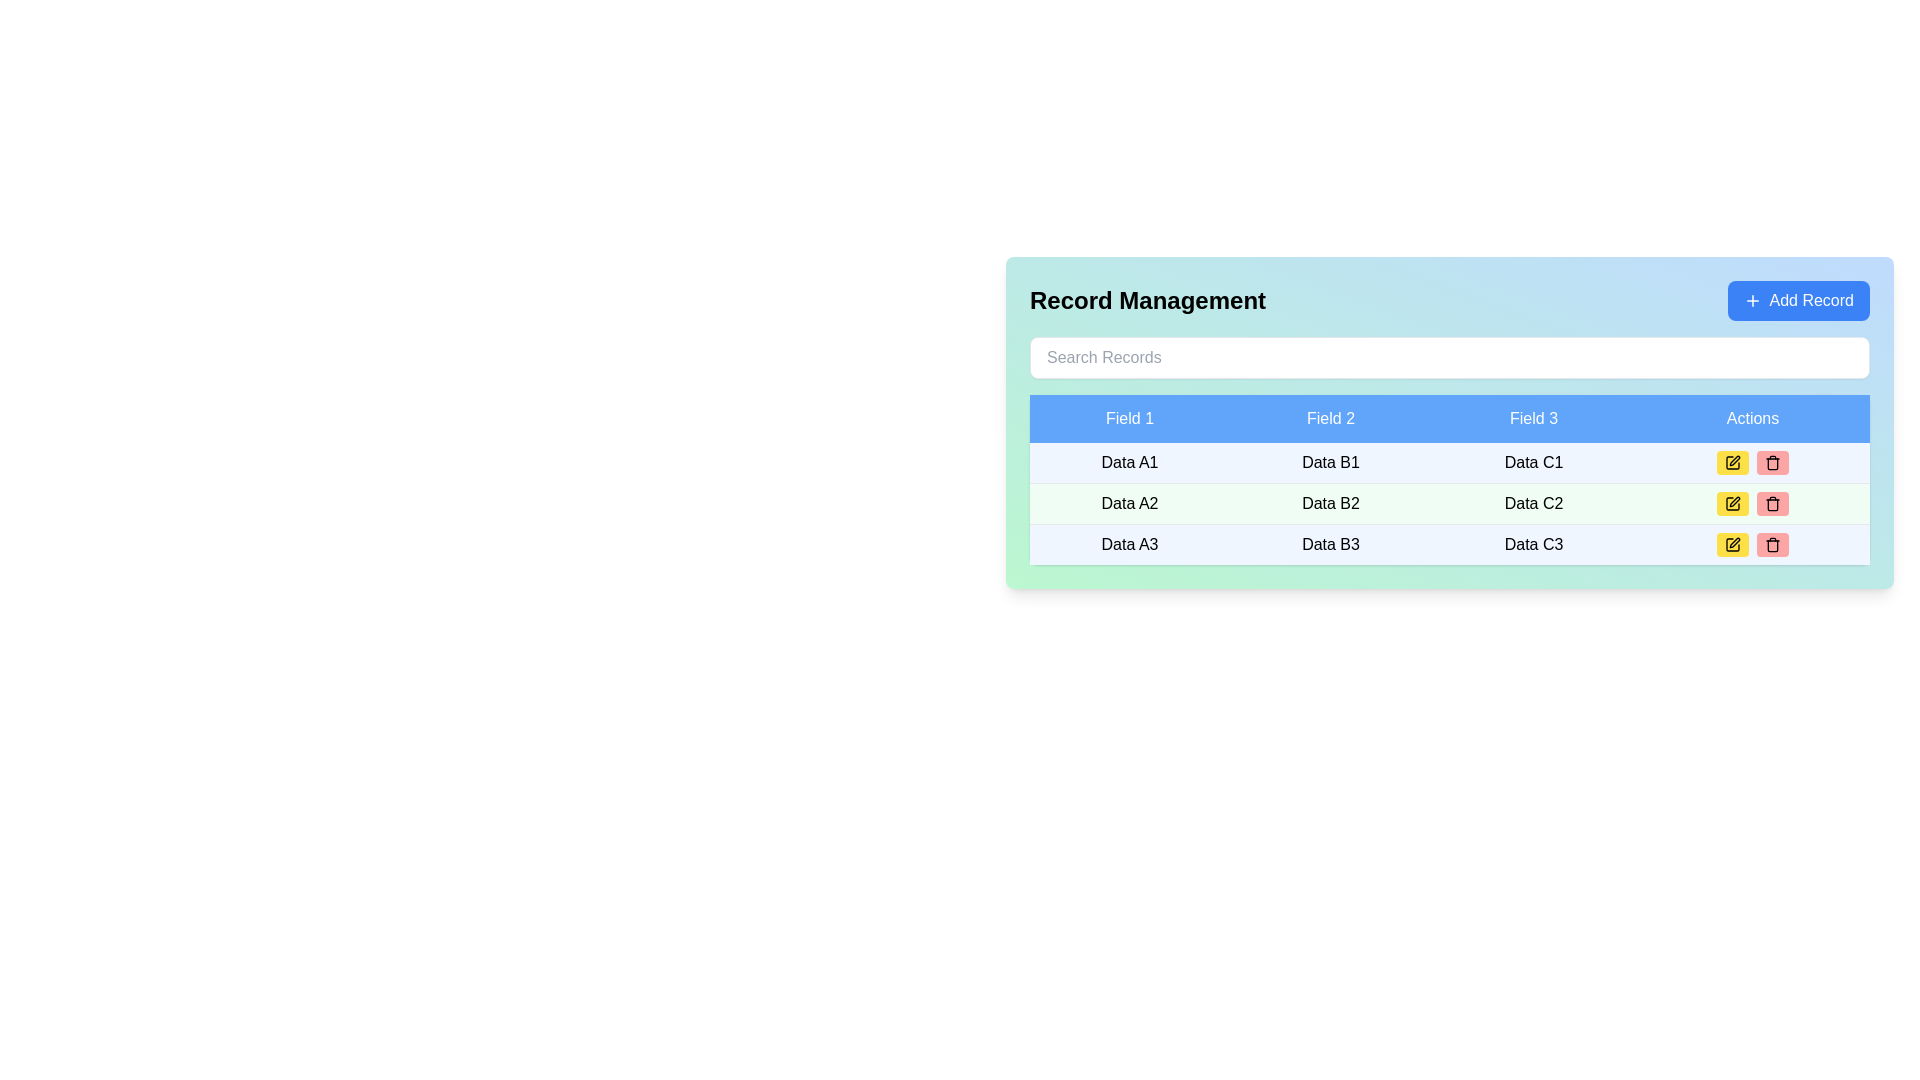  Describe the element at coordinates (1731, 544) in the screenshot. I see `the yellow button with a pen icon located in the 'Actions' column of the last row in the table` at that location.